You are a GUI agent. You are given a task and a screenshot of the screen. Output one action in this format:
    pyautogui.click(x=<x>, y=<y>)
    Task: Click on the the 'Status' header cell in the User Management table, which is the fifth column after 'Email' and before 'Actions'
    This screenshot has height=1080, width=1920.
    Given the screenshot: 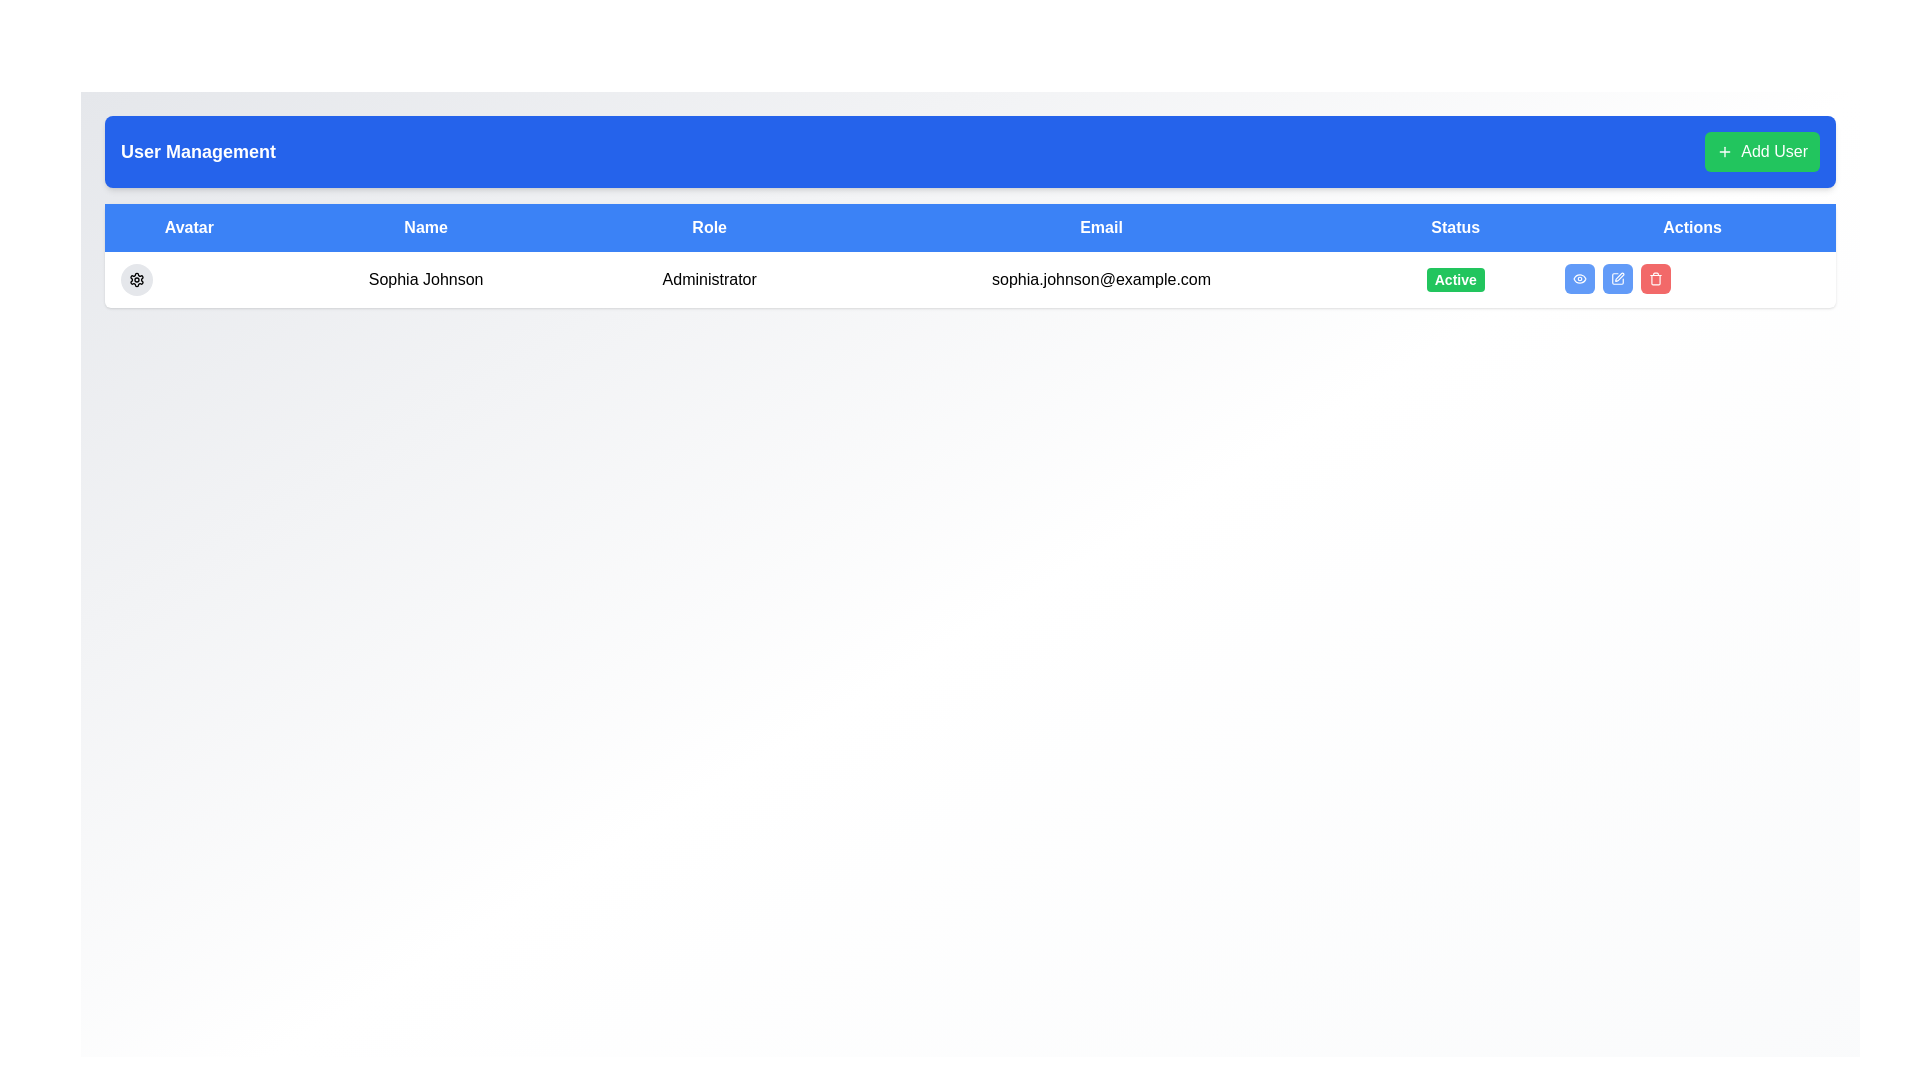 What is the action you would take?
    pyautogui.click(x=1455, y=226)
    